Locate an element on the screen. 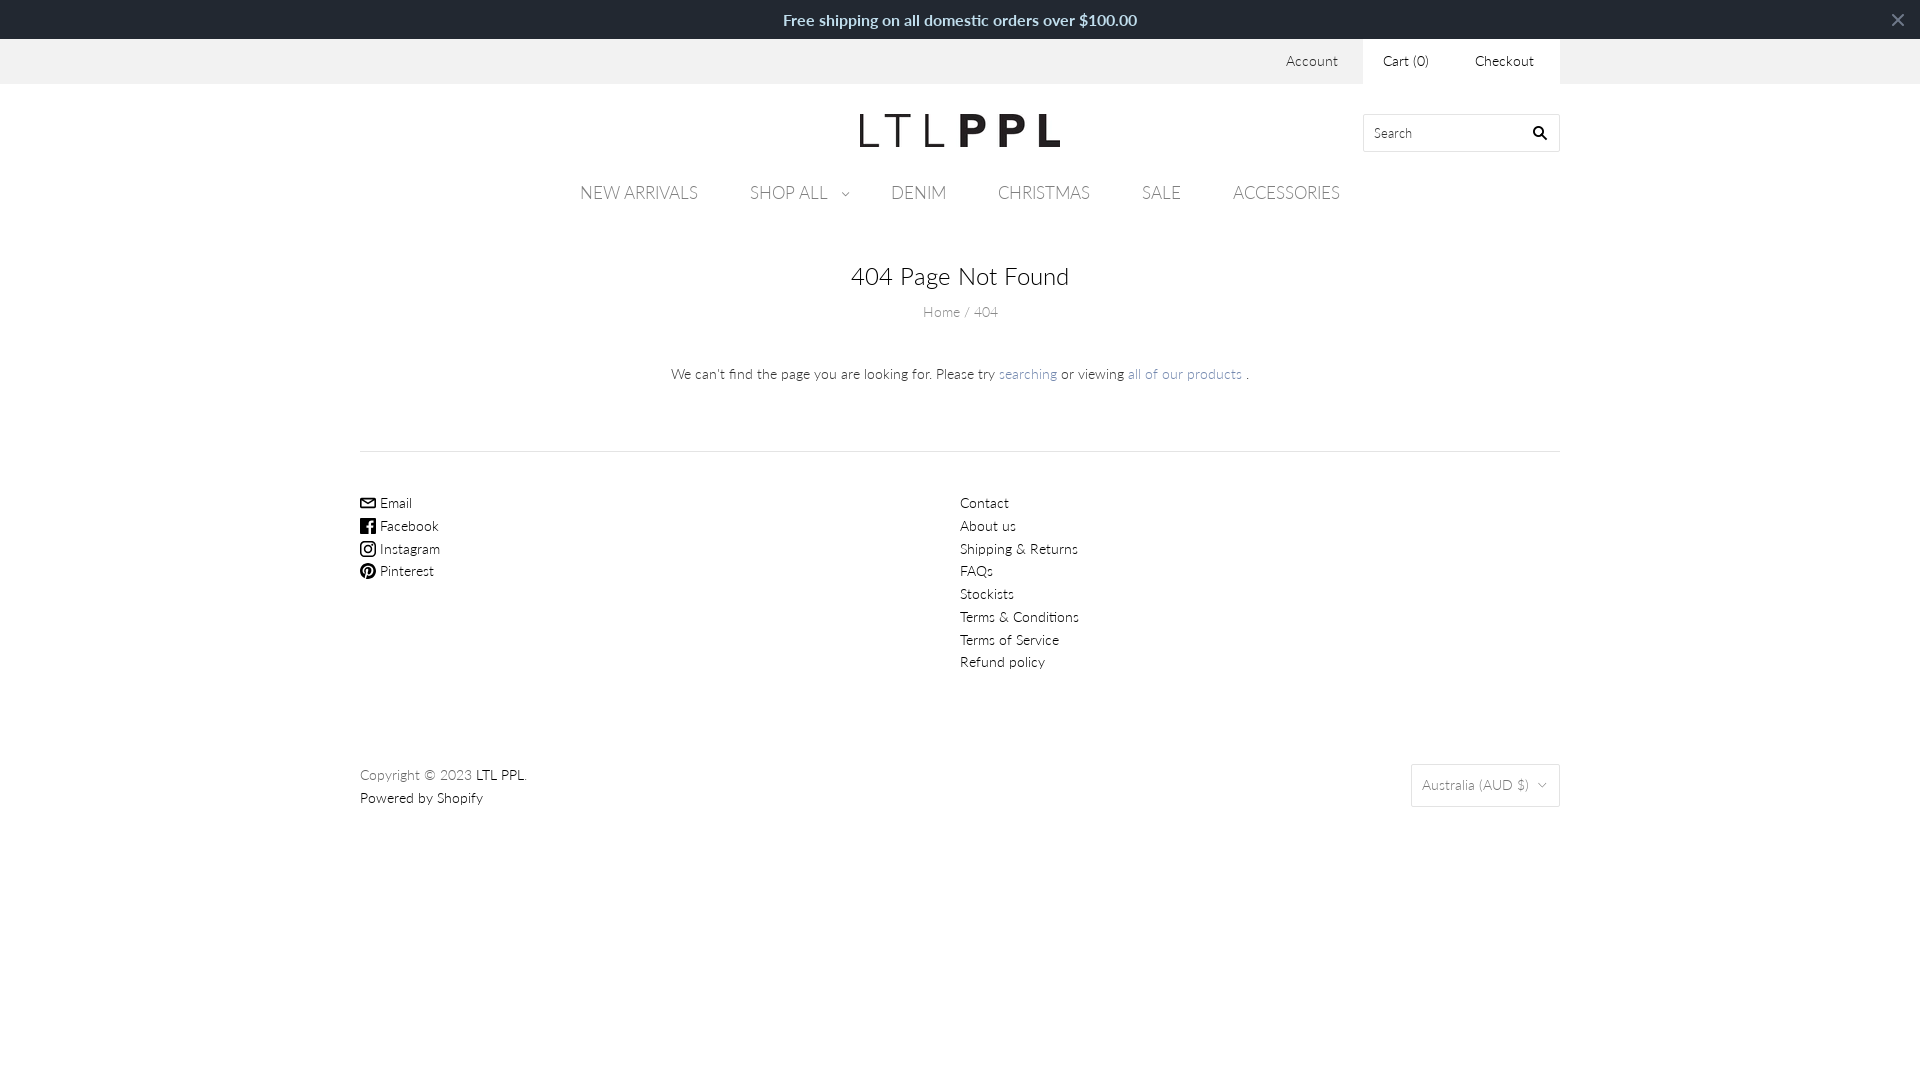 The width and height of the screenshot is (1920, 1080). 'Contact' is located at coordinates (984, 501).